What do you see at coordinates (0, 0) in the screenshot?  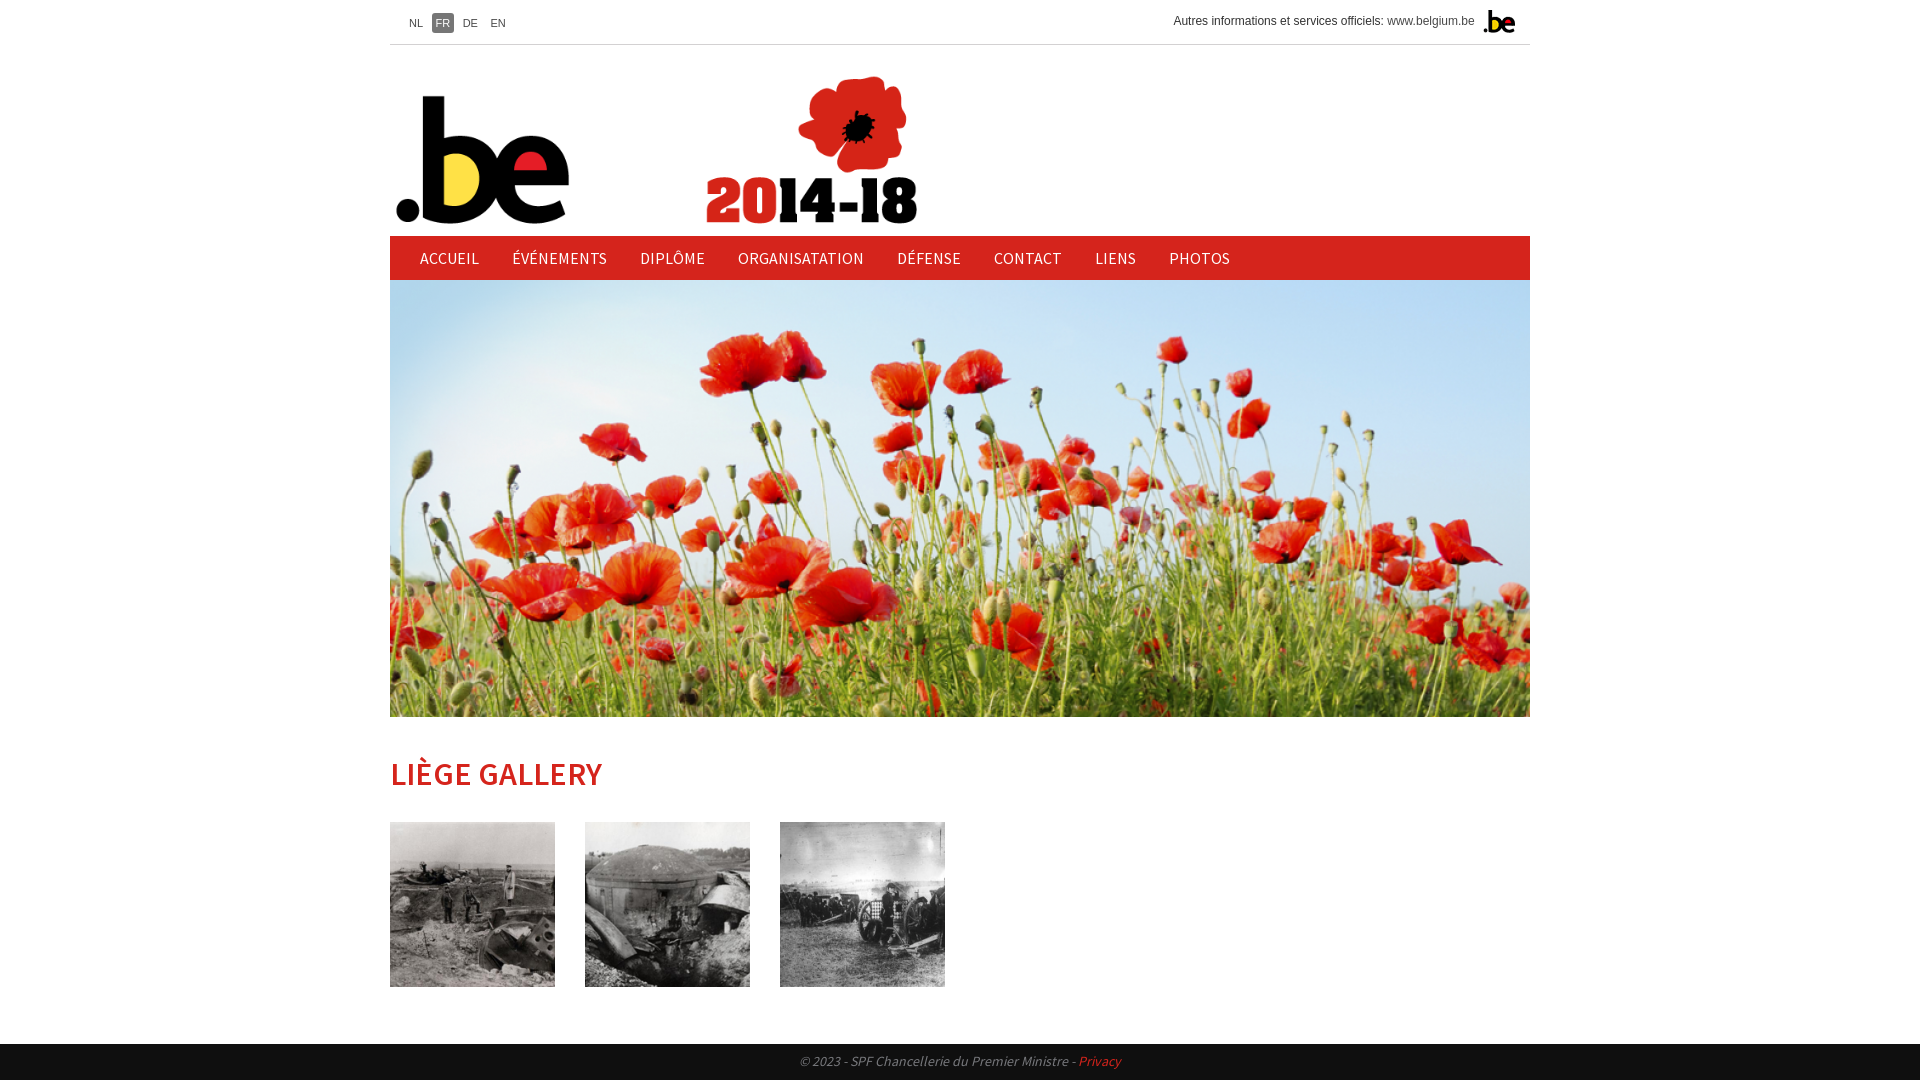 I see `'Skip to main content'` at bounding box center [0, 0].